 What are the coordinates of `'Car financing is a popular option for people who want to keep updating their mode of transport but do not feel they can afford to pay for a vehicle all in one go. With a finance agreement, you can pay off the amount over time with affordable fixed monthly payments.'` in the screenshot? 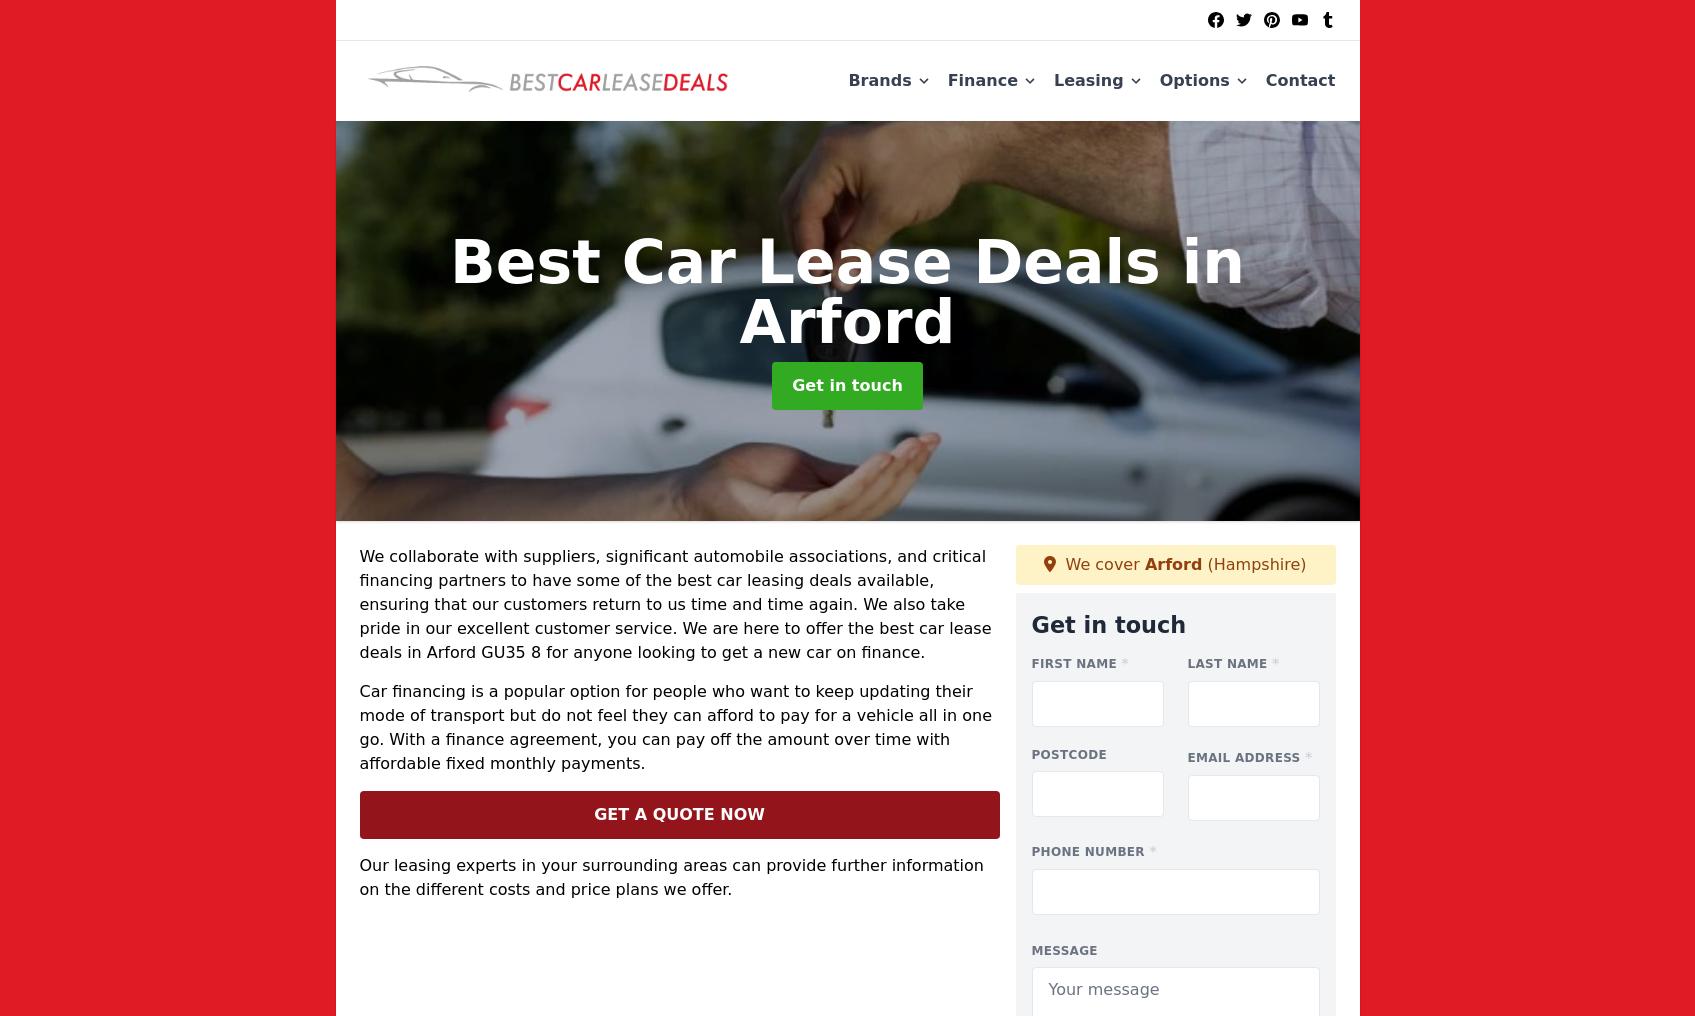 It's located at (675, 726).